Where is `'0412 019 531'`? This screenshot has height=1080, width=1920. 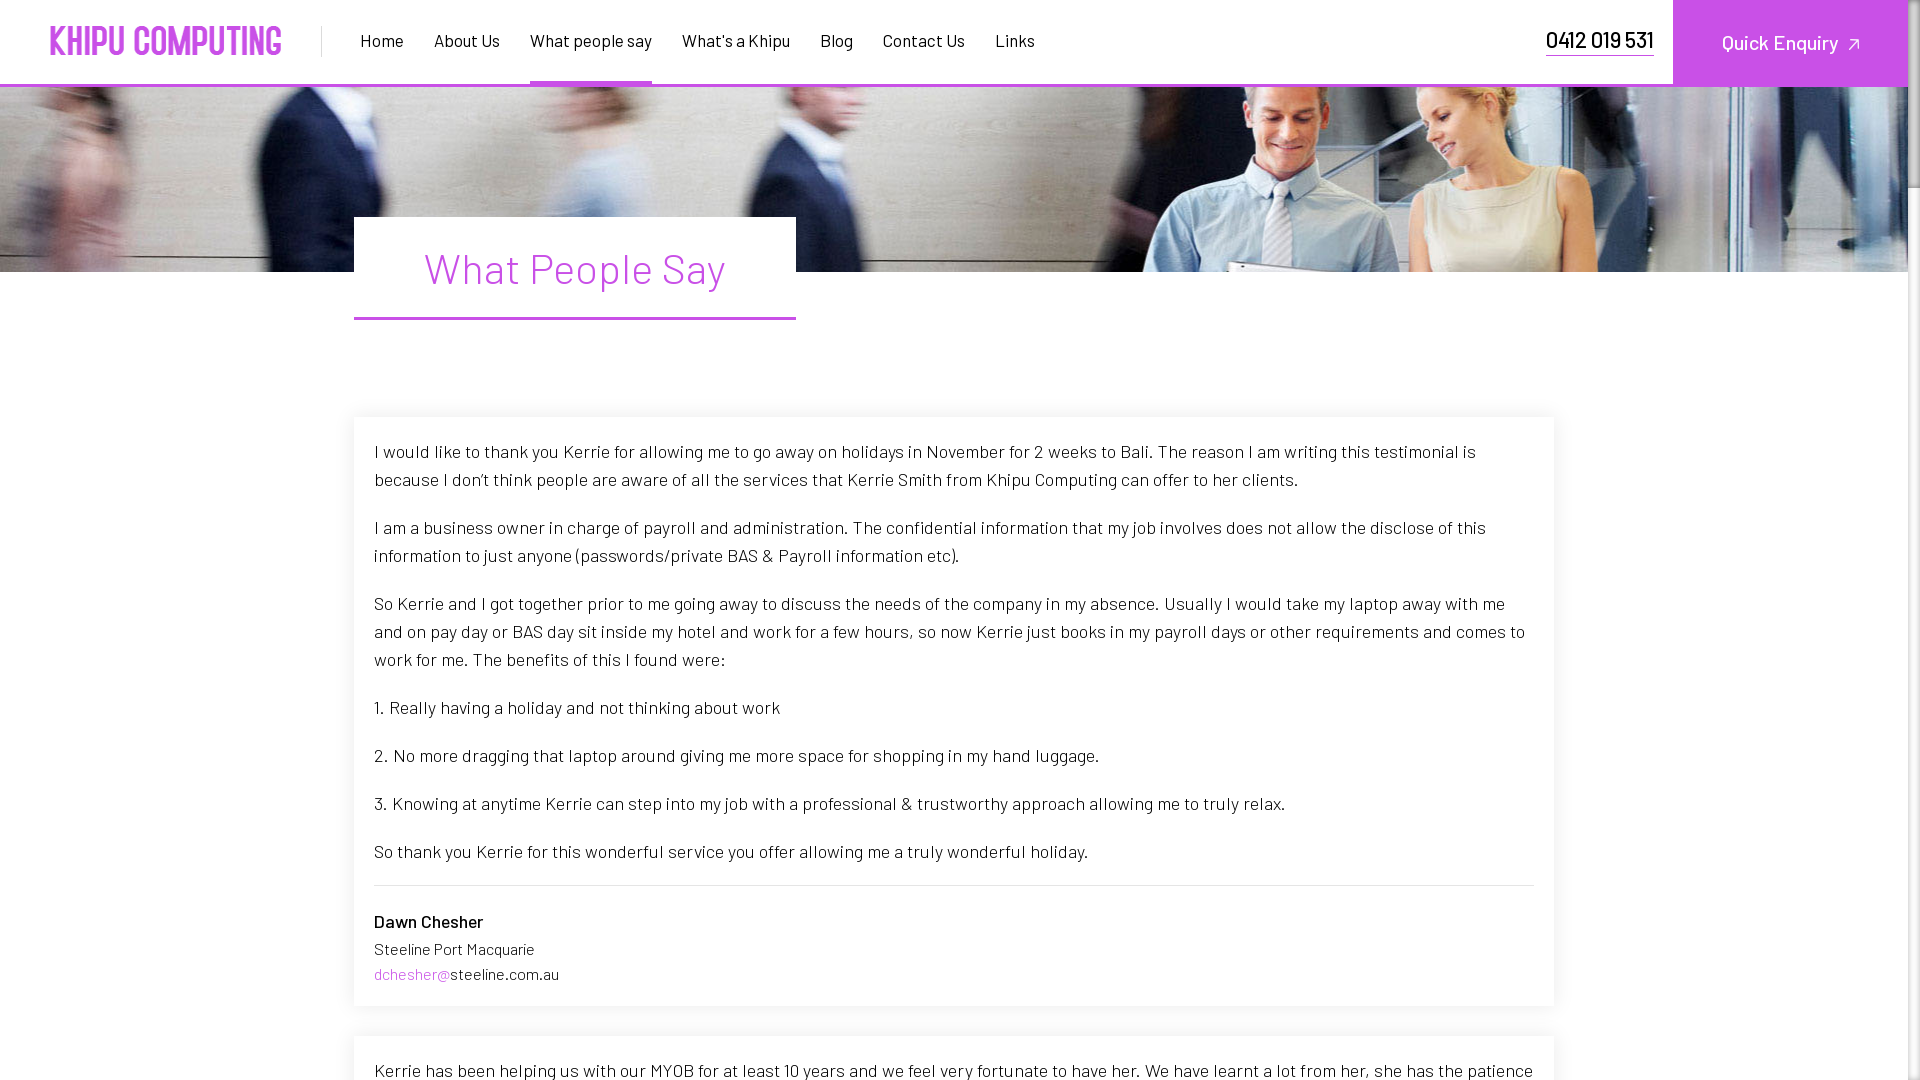
'0412 019 531' is located at coordinates (1598, 38).